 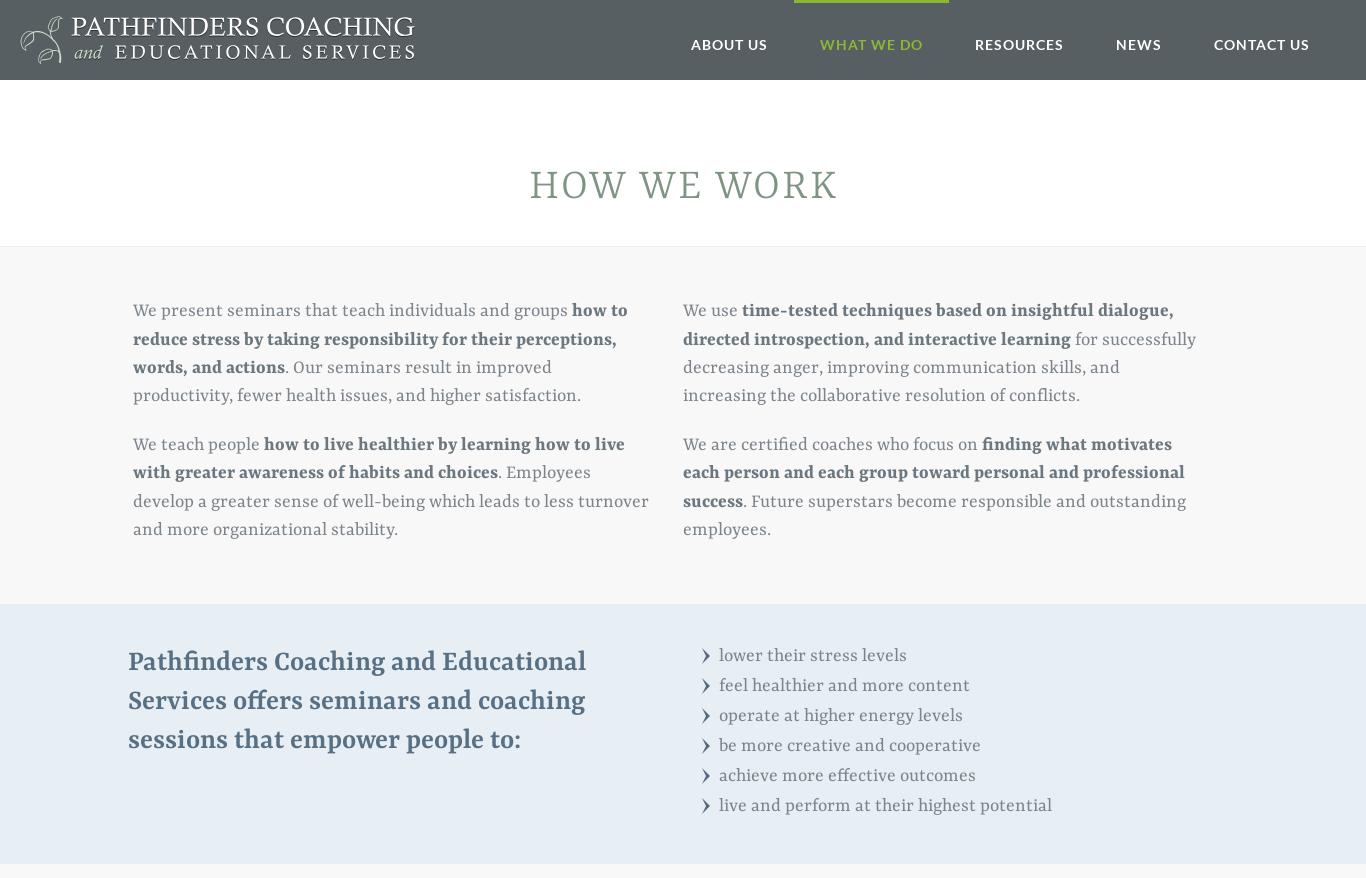 I want to click on 'We use', so click(x=712, y=310).